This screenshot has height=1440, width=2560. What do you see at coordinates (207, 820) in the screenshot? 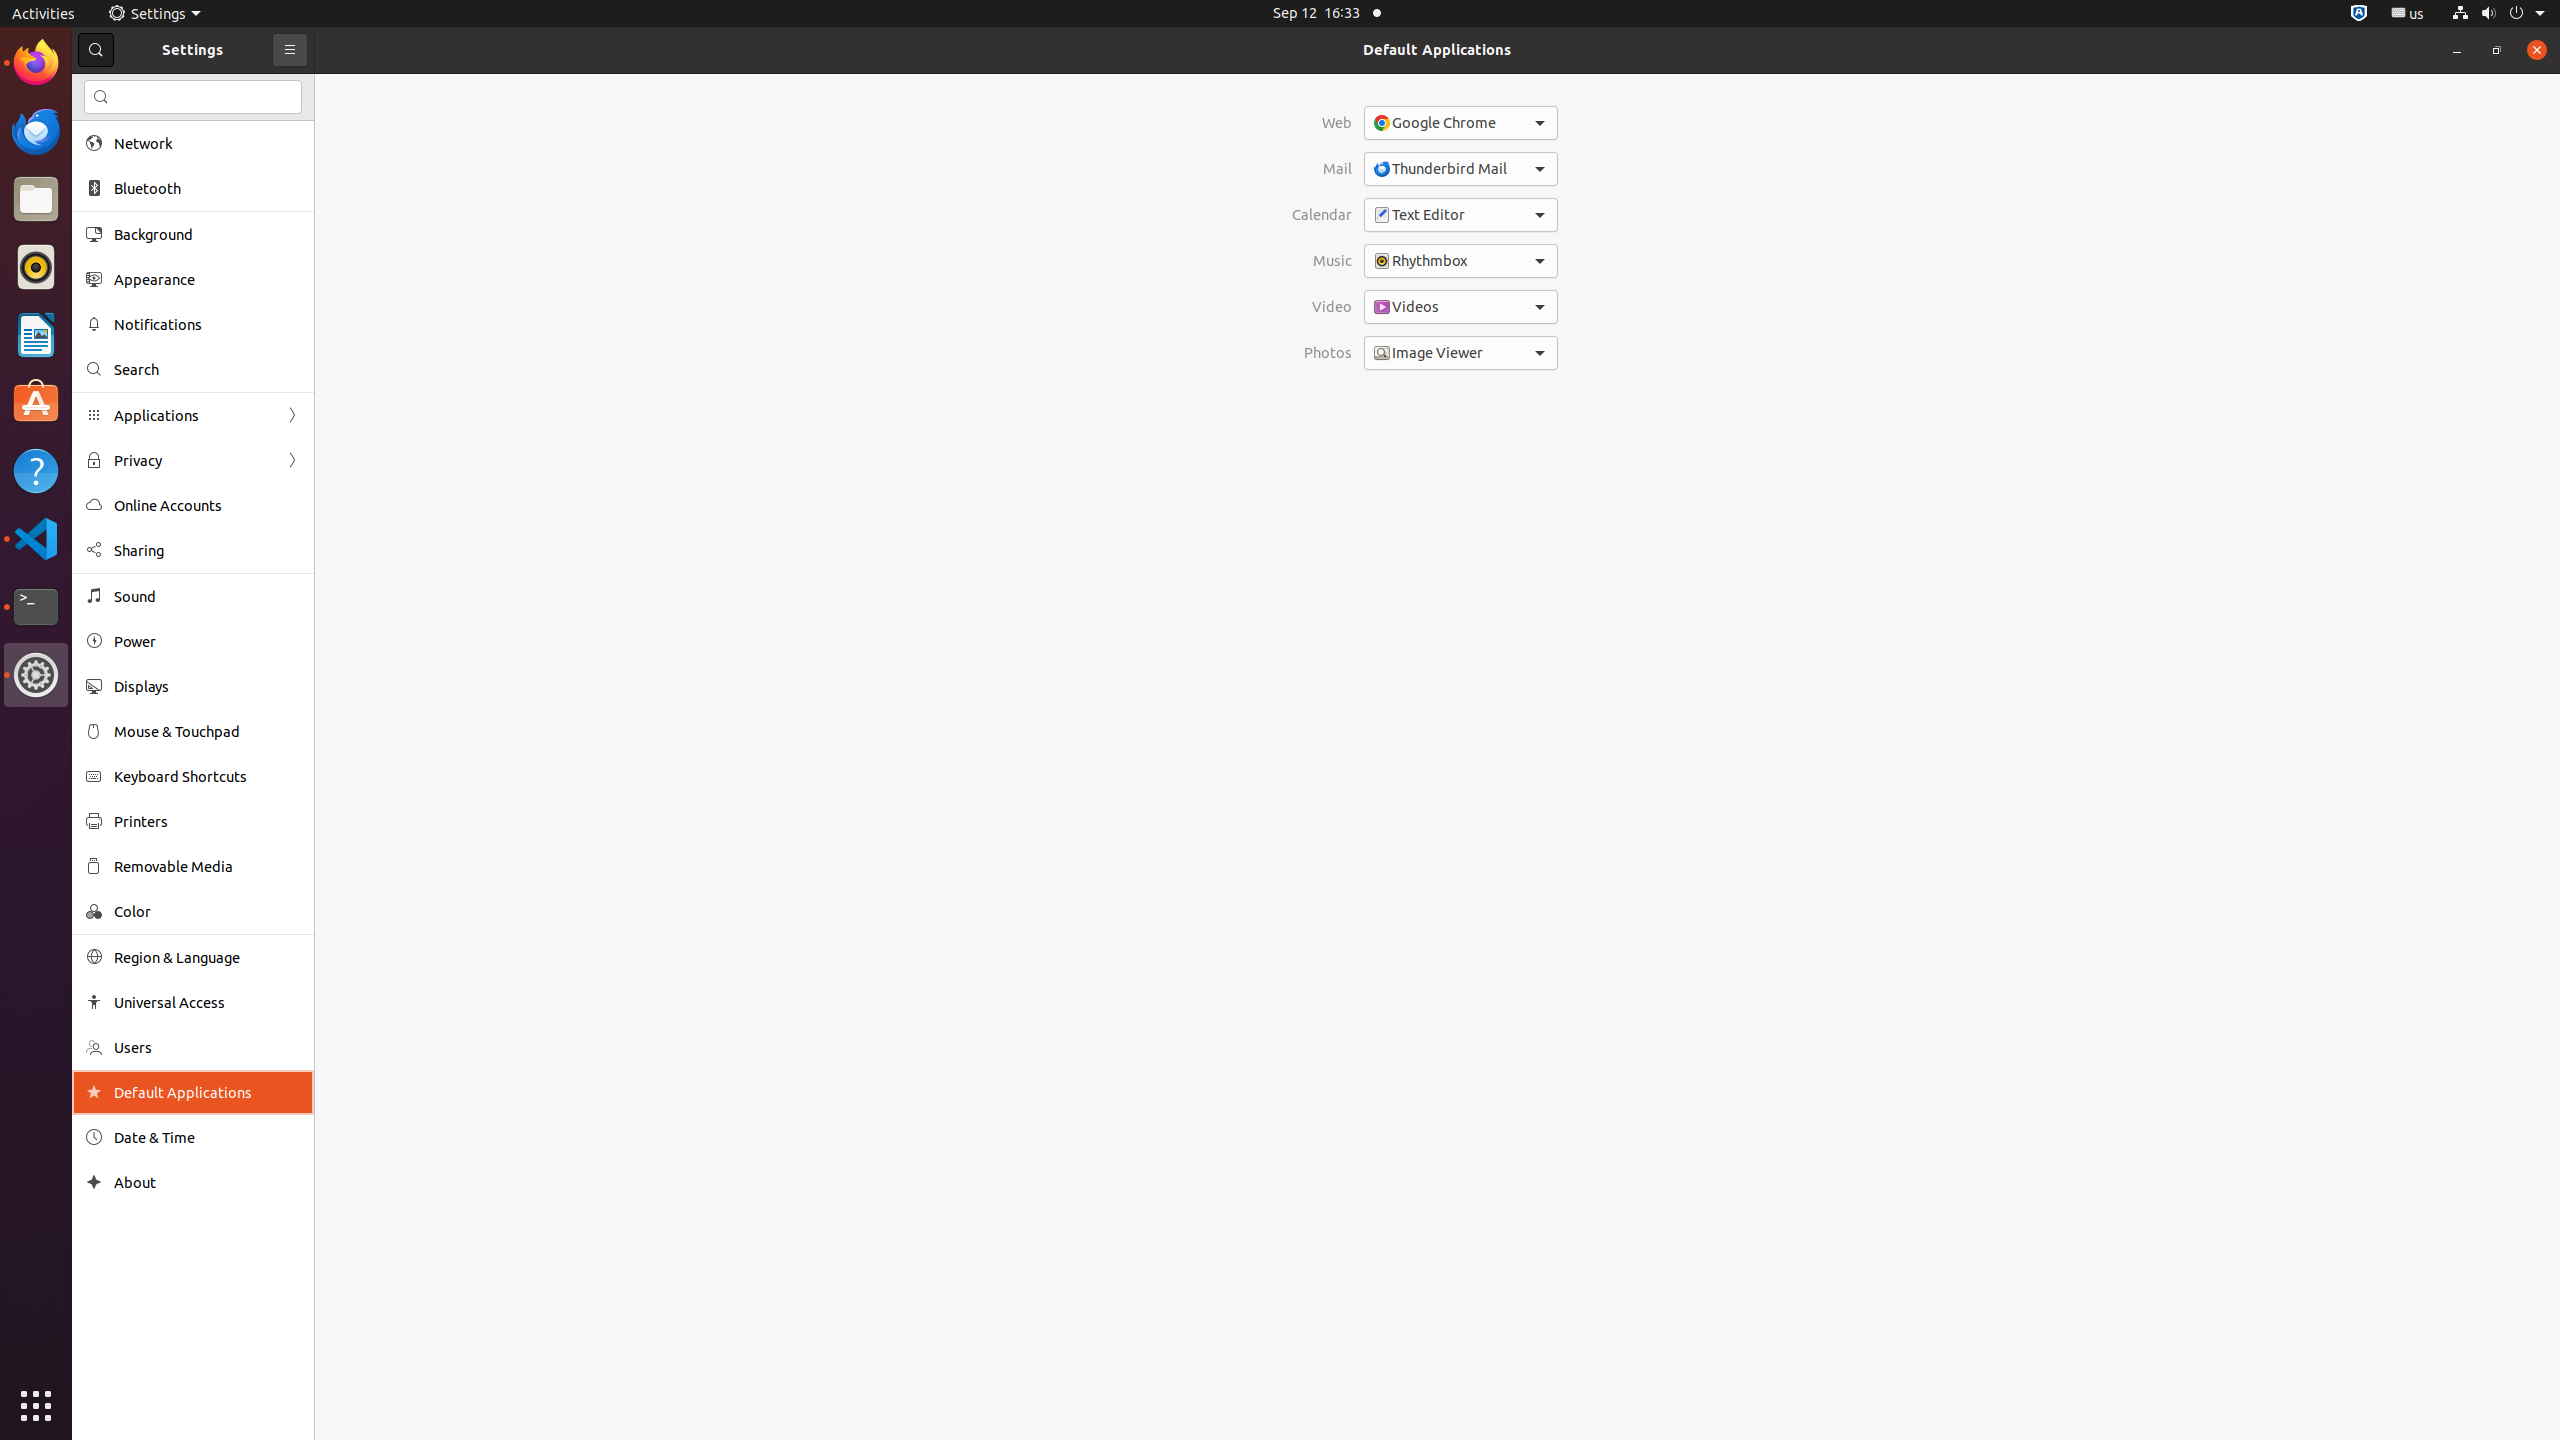
I see `'Printers'` at bounding box center [207, 820].